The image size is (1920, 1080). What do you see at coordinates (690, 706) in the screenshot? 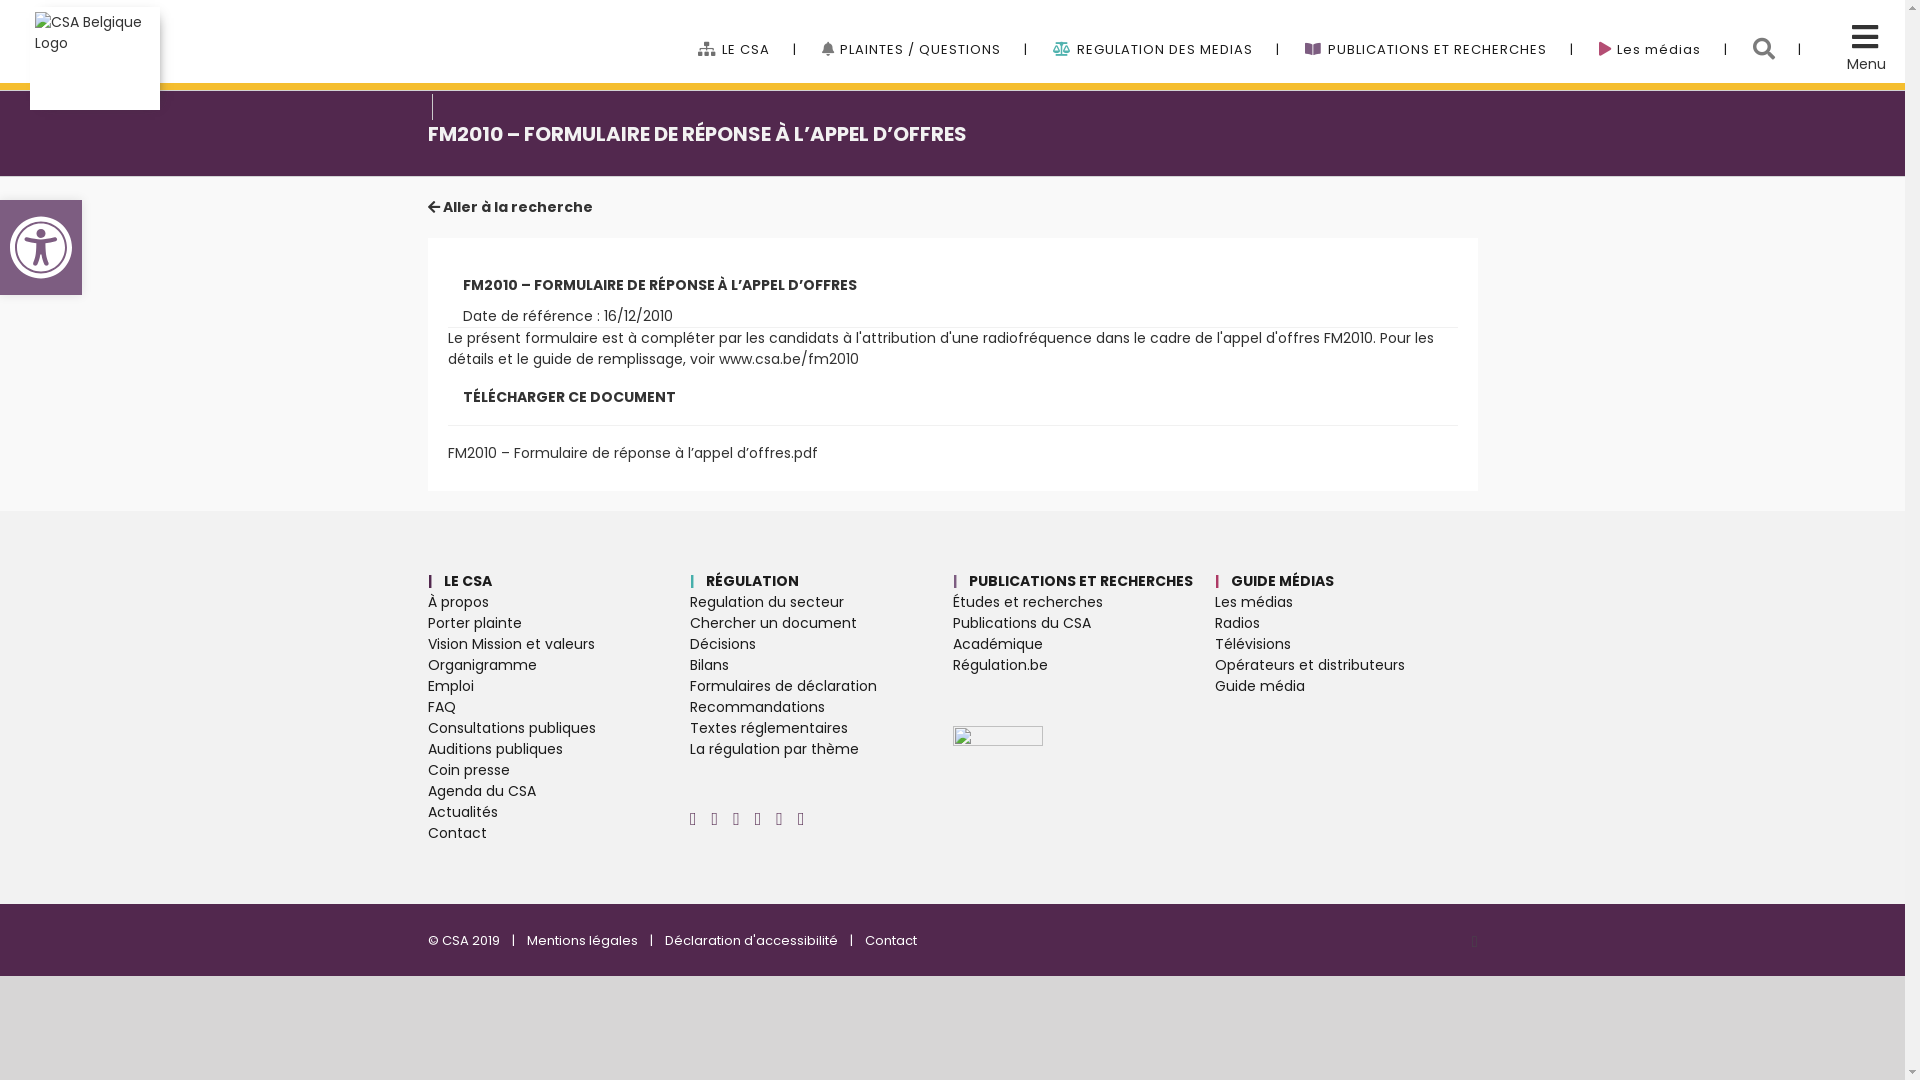
I see `'Recommandations'` at bounding box center [690, 706].